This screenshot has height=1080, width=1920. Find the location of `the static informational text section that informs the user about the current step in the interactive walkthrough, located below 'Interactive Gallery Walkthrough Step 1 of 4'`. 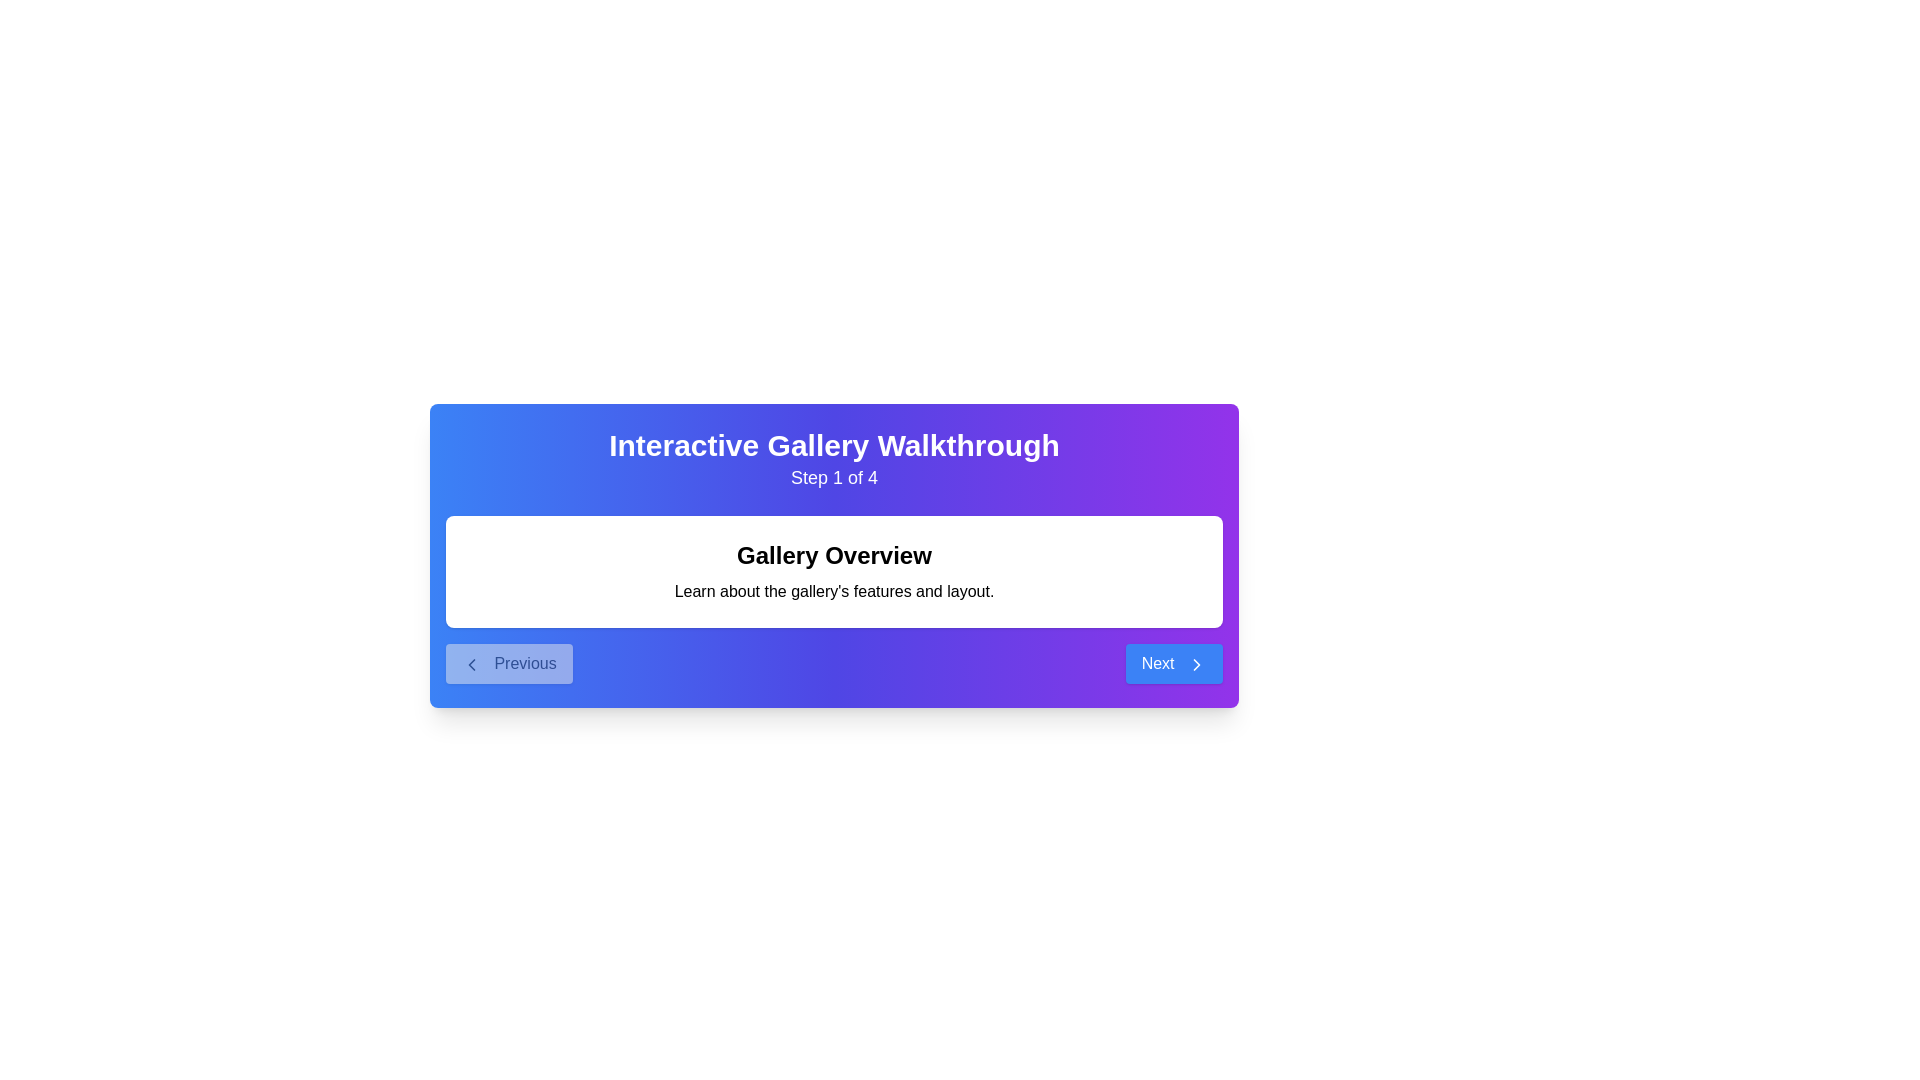

the static informational text section that informs the user about the current step in the interactive walkthrough, located below 'Interactive Gallery Walkthrough Step 1 of 4' is located at coordinates (834, 571).